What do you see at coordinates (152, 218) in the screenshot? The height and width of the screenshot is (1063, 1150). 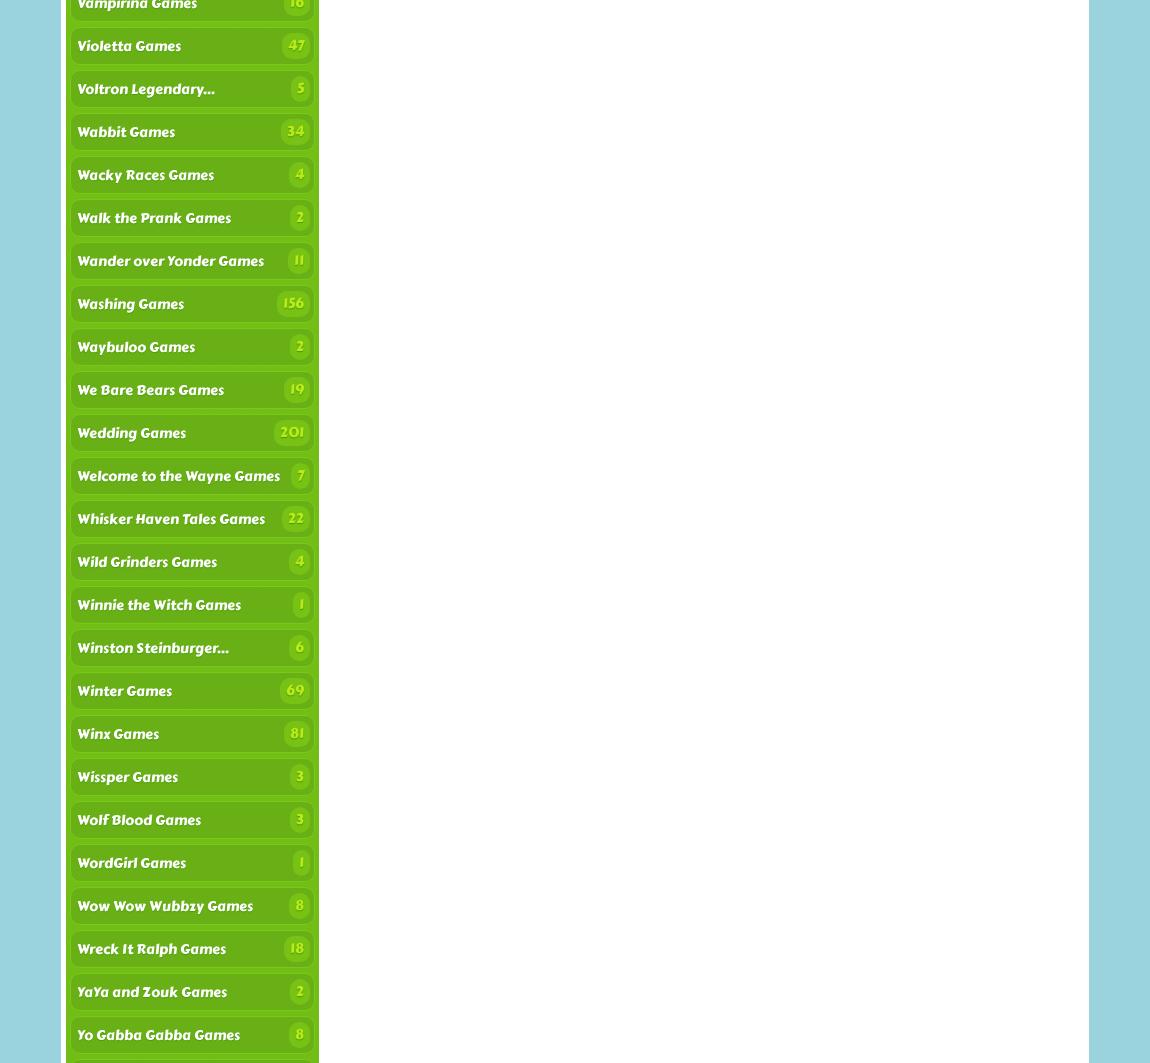 I see `'Walk the Prank Games'` at bounding box center [152, 218].